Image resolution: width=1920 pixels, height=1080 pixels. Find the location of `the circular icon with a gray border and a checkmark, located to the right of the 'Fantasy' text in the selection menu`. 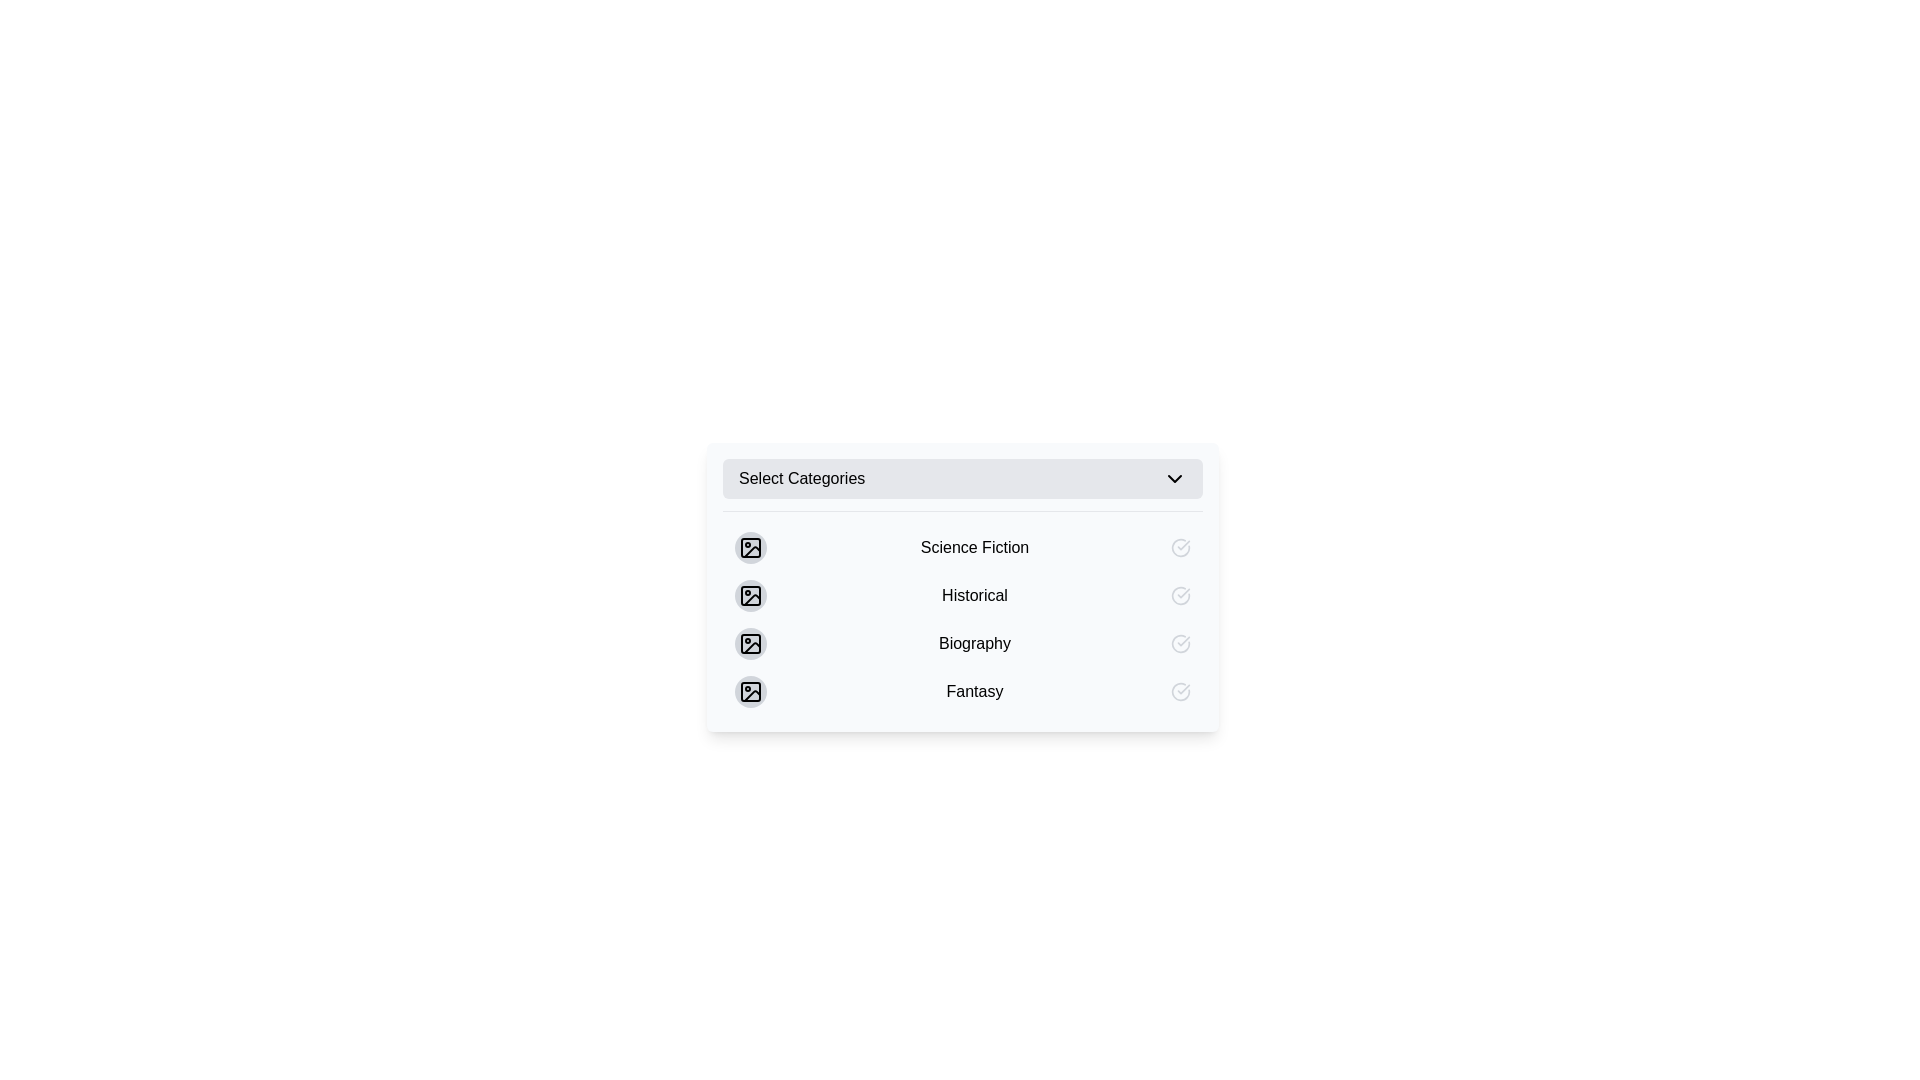

the circular icon with a gray border and a checkmark, located to the right of the 'Fantasy' text in the selection menu is located at coordinates (1180, 690).